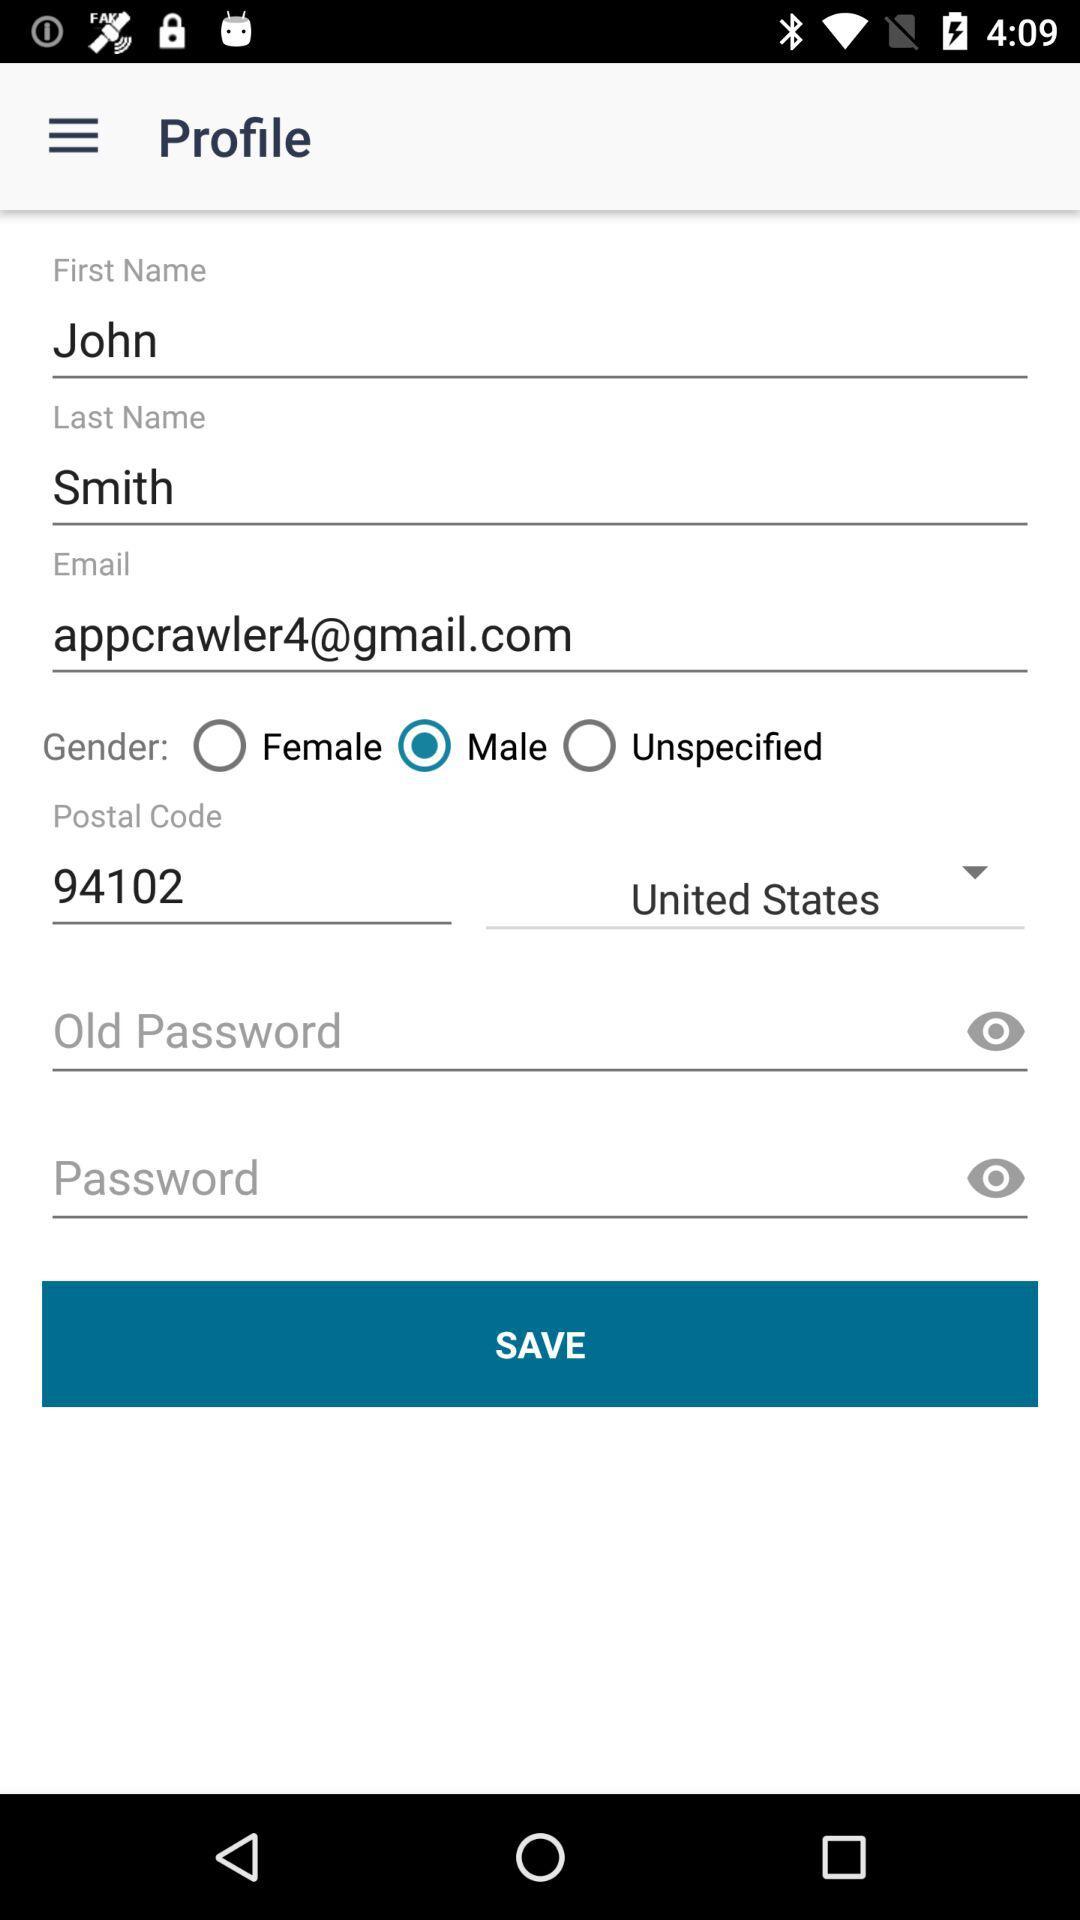  I want to click on the visibility icon, so click(995, 1032).